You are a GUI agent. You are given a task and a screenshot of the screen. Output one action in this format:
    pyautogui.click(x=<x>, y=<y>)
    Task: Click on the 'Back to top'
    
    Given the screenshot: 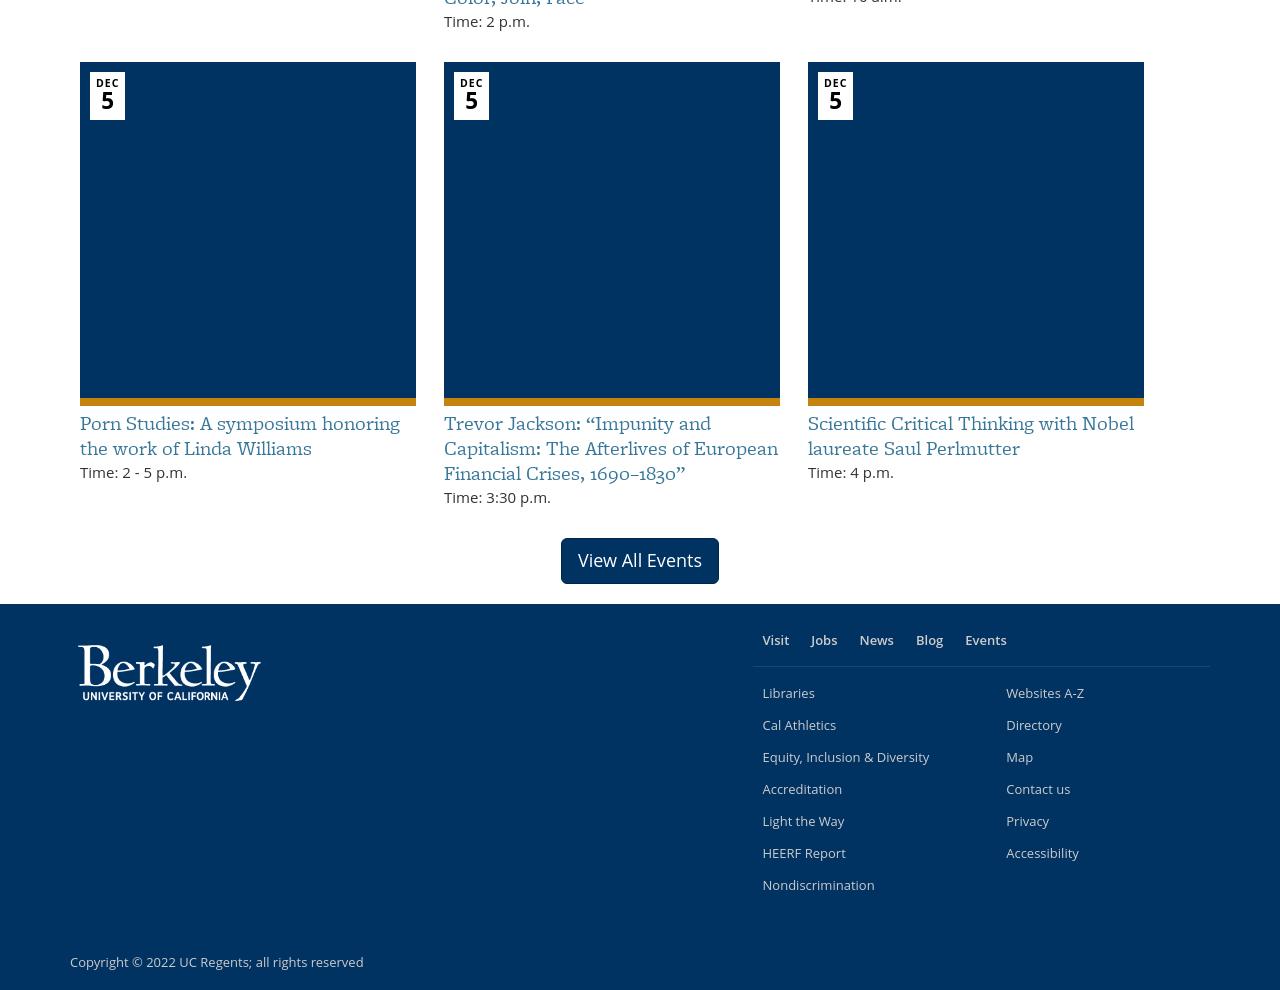 What is the action you would take?
    pyautogui.click(x=1198, y=967)
    